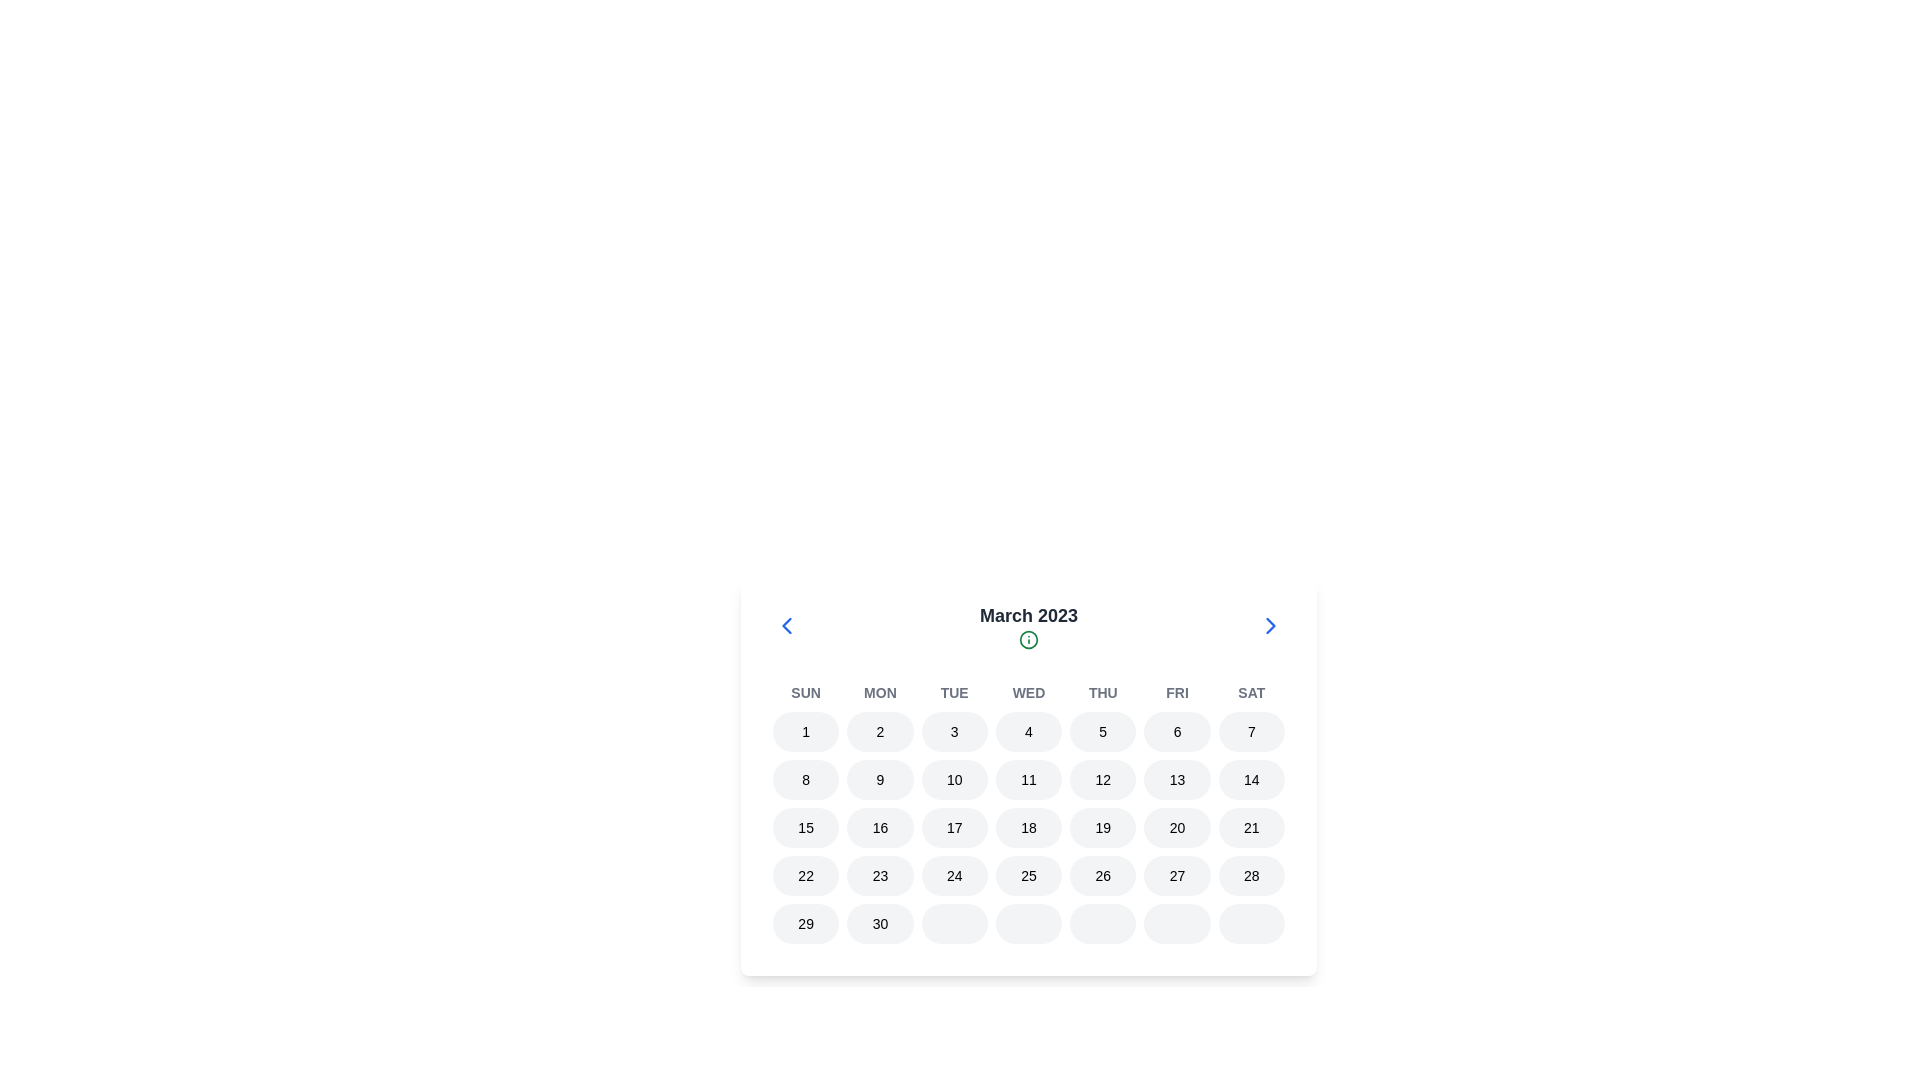  What do you see at coordinates (1250, 778) in the screenshot?
I see `the date selector button for the 14th of the month located in the bottom row of the calendar interface` at bounding box center [1250, 778].